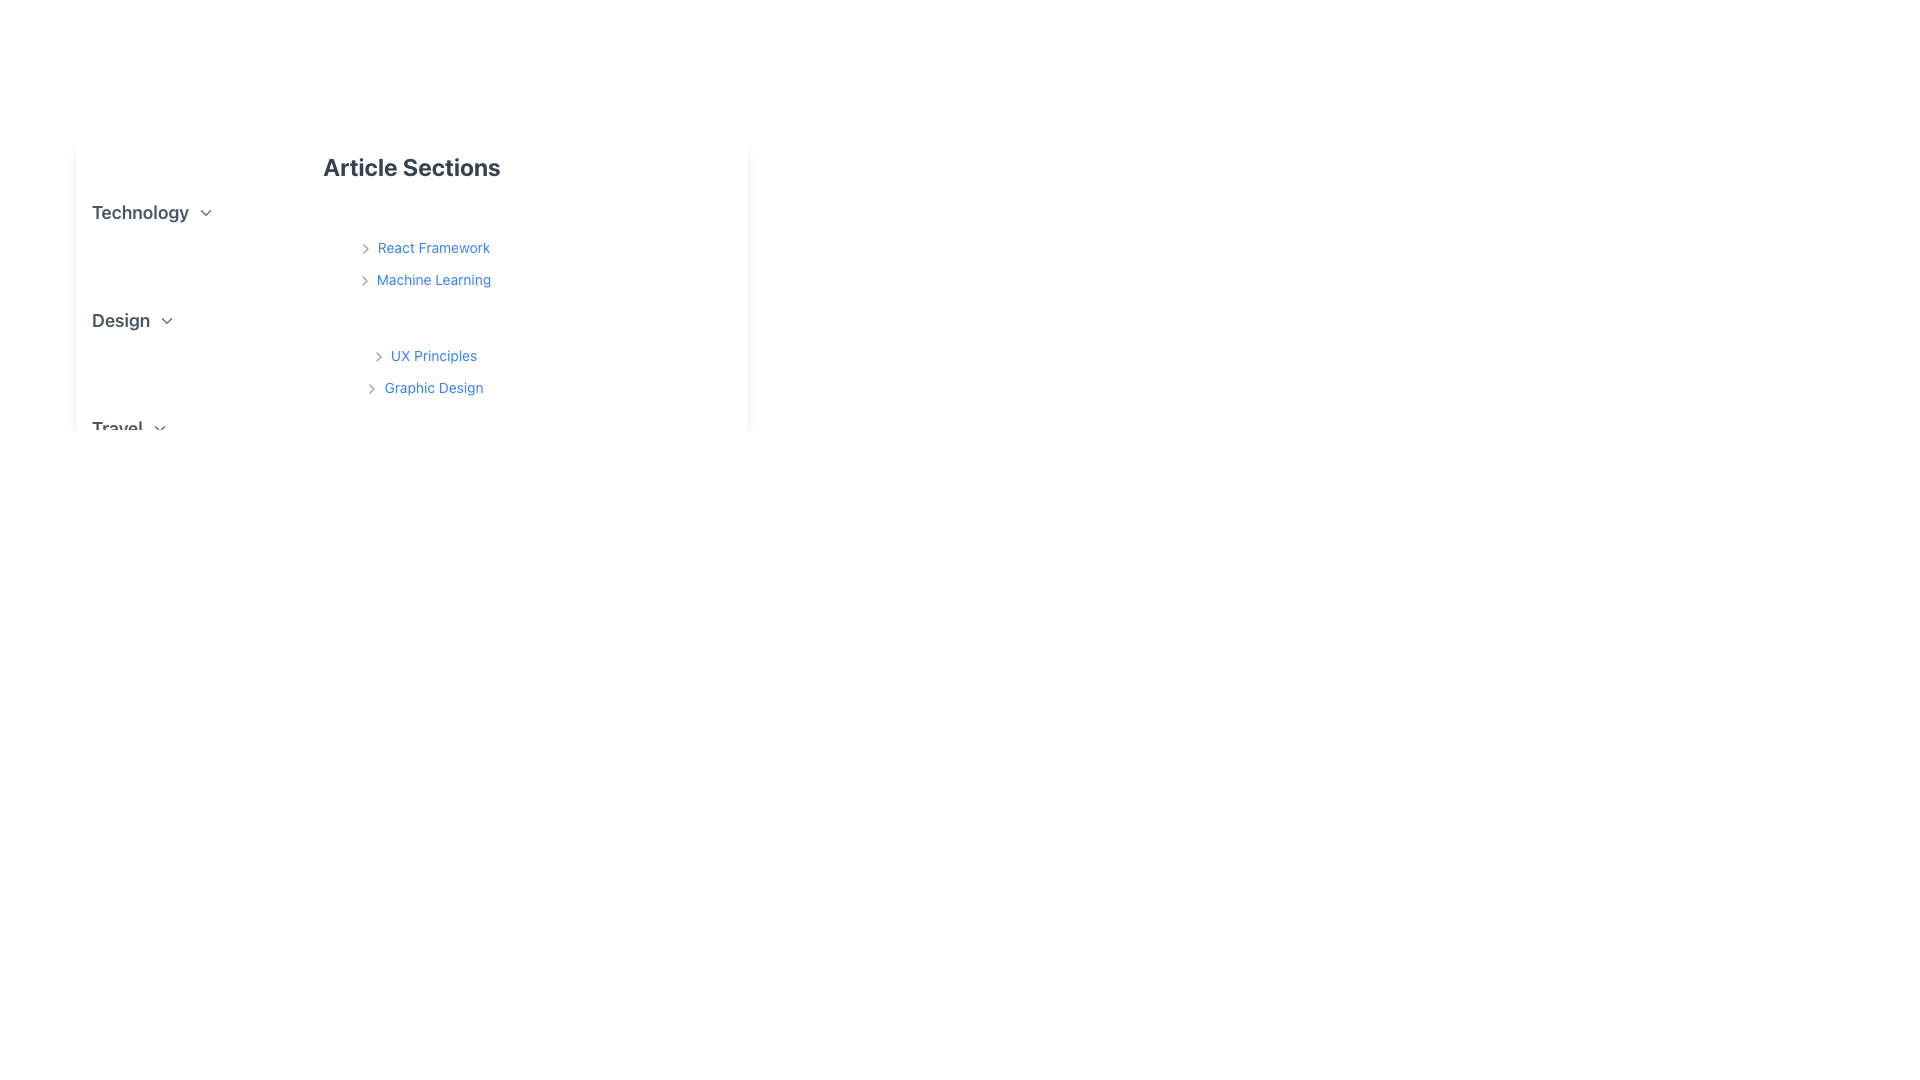 Image resolution: width=1920 pixels, height=1080 pixels. What do you see at coordinates (167, 319) in the screenshot?
I see `the small downward-pointing chevron icon located immediately to the right of the 'Design' label` at bounding box center [167, 319].